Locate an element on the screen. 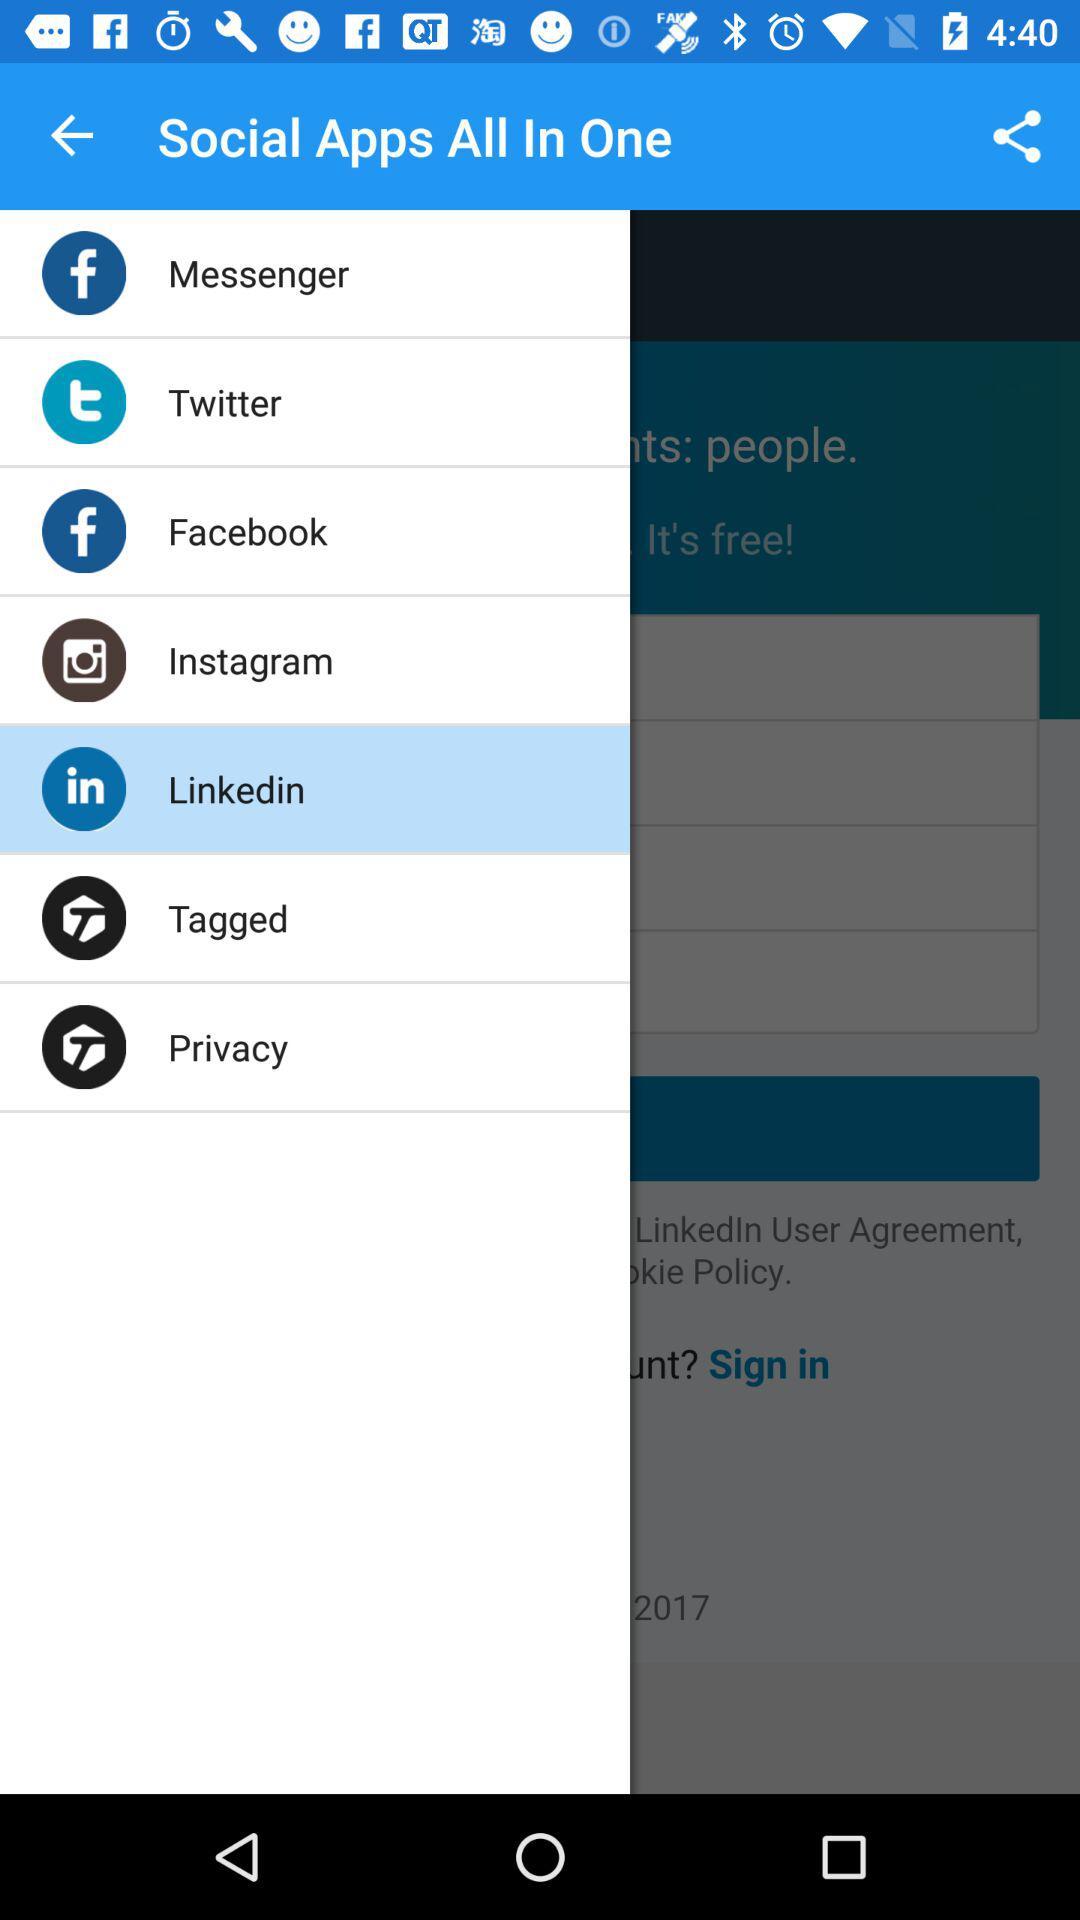 This screenshot has height=1920, width=1080. item next to the social apps all icon is located at coordinates (1017, 135).